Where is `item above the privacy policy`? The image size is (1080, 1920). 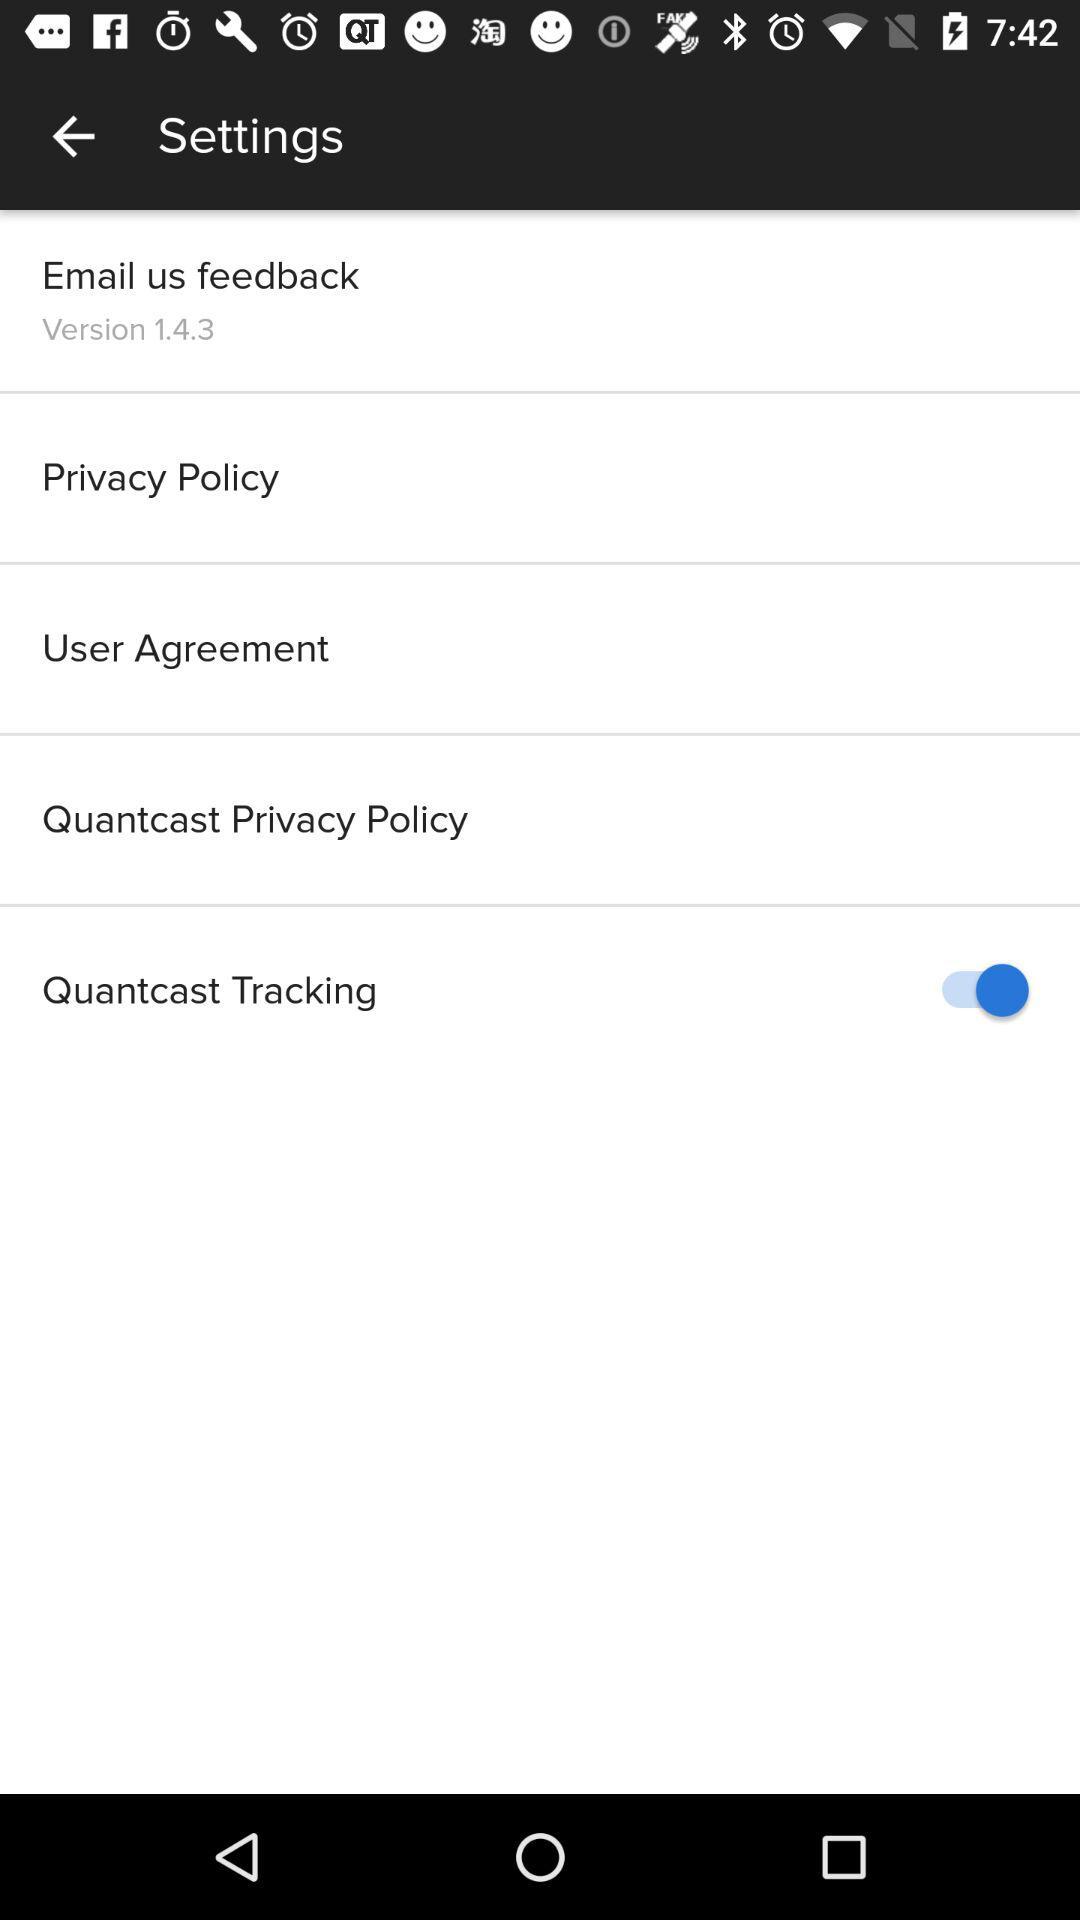 item above the privacy policy is located at coordinates (128, 329).